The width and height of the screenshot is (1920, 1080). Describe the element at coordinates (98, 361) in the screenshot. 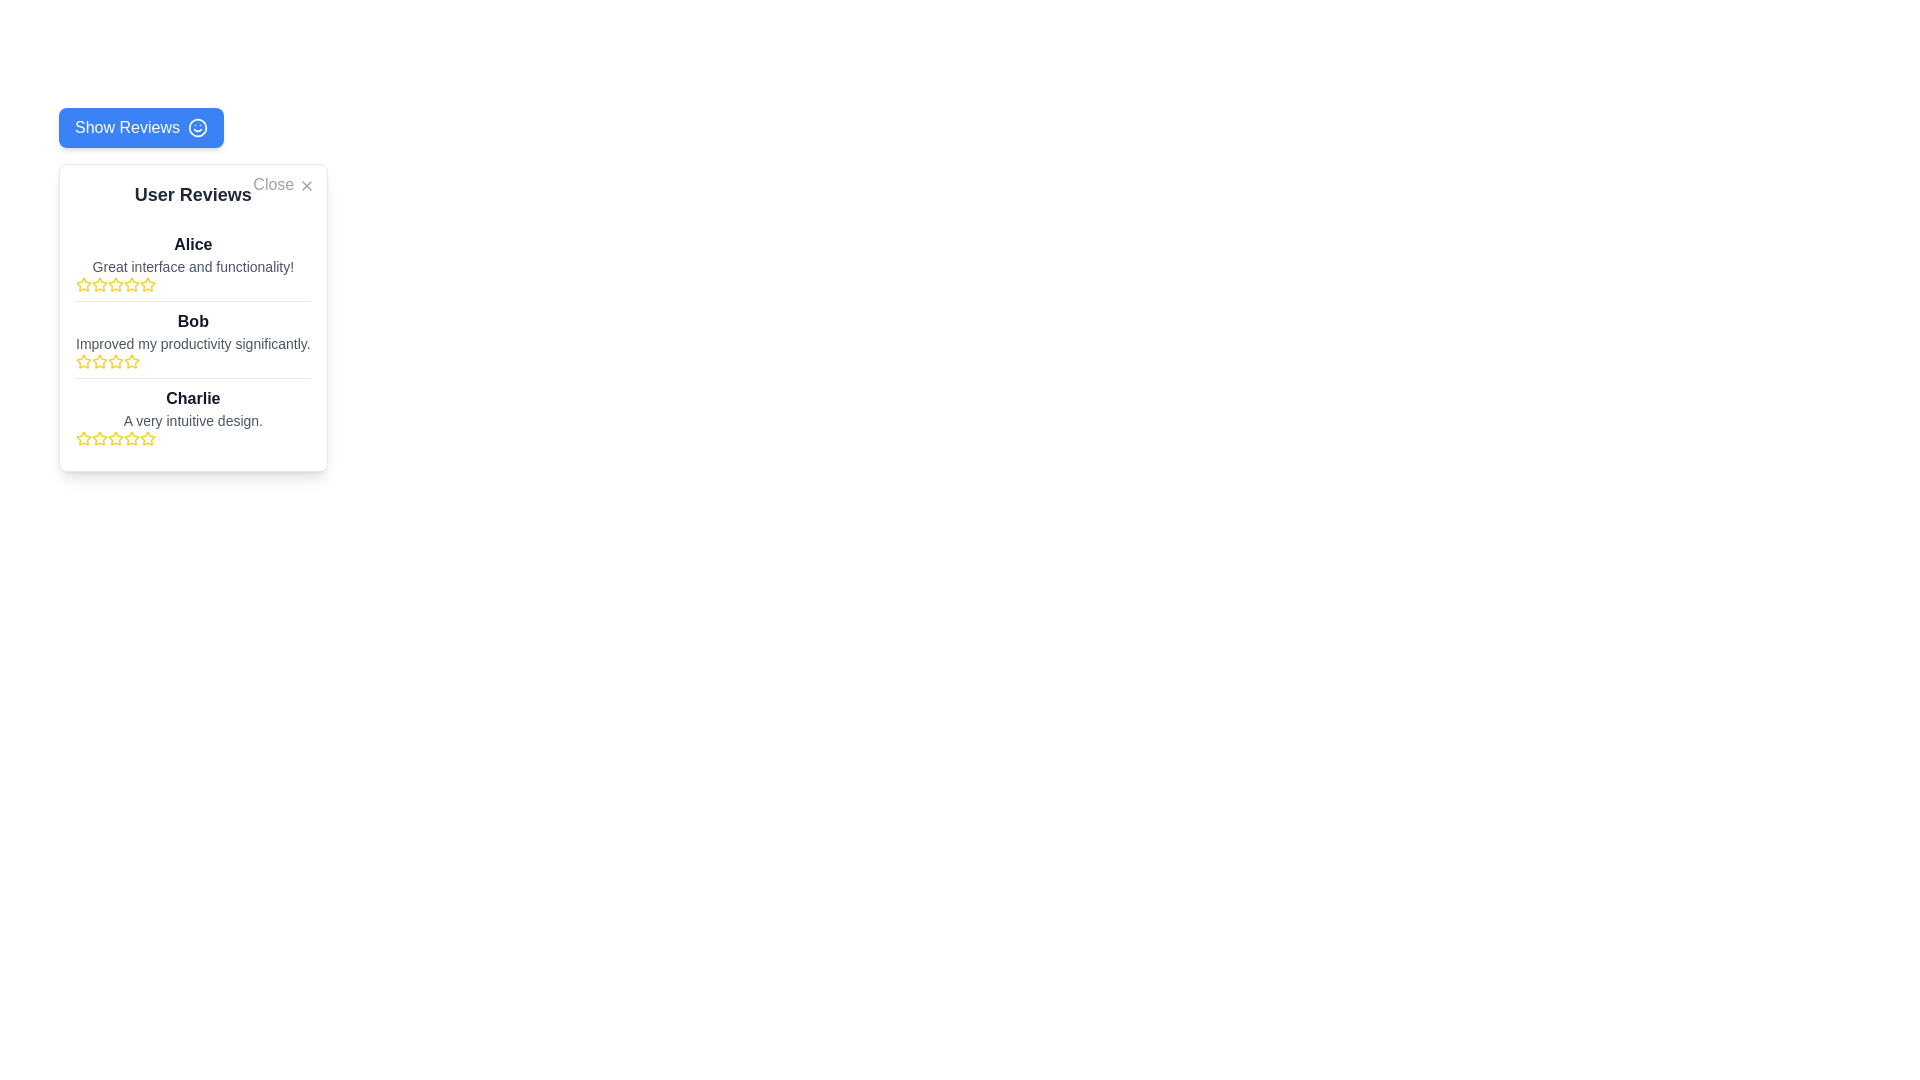

I see `the first star in the second row of the rating section under the review titled 'Bob'` at that location.